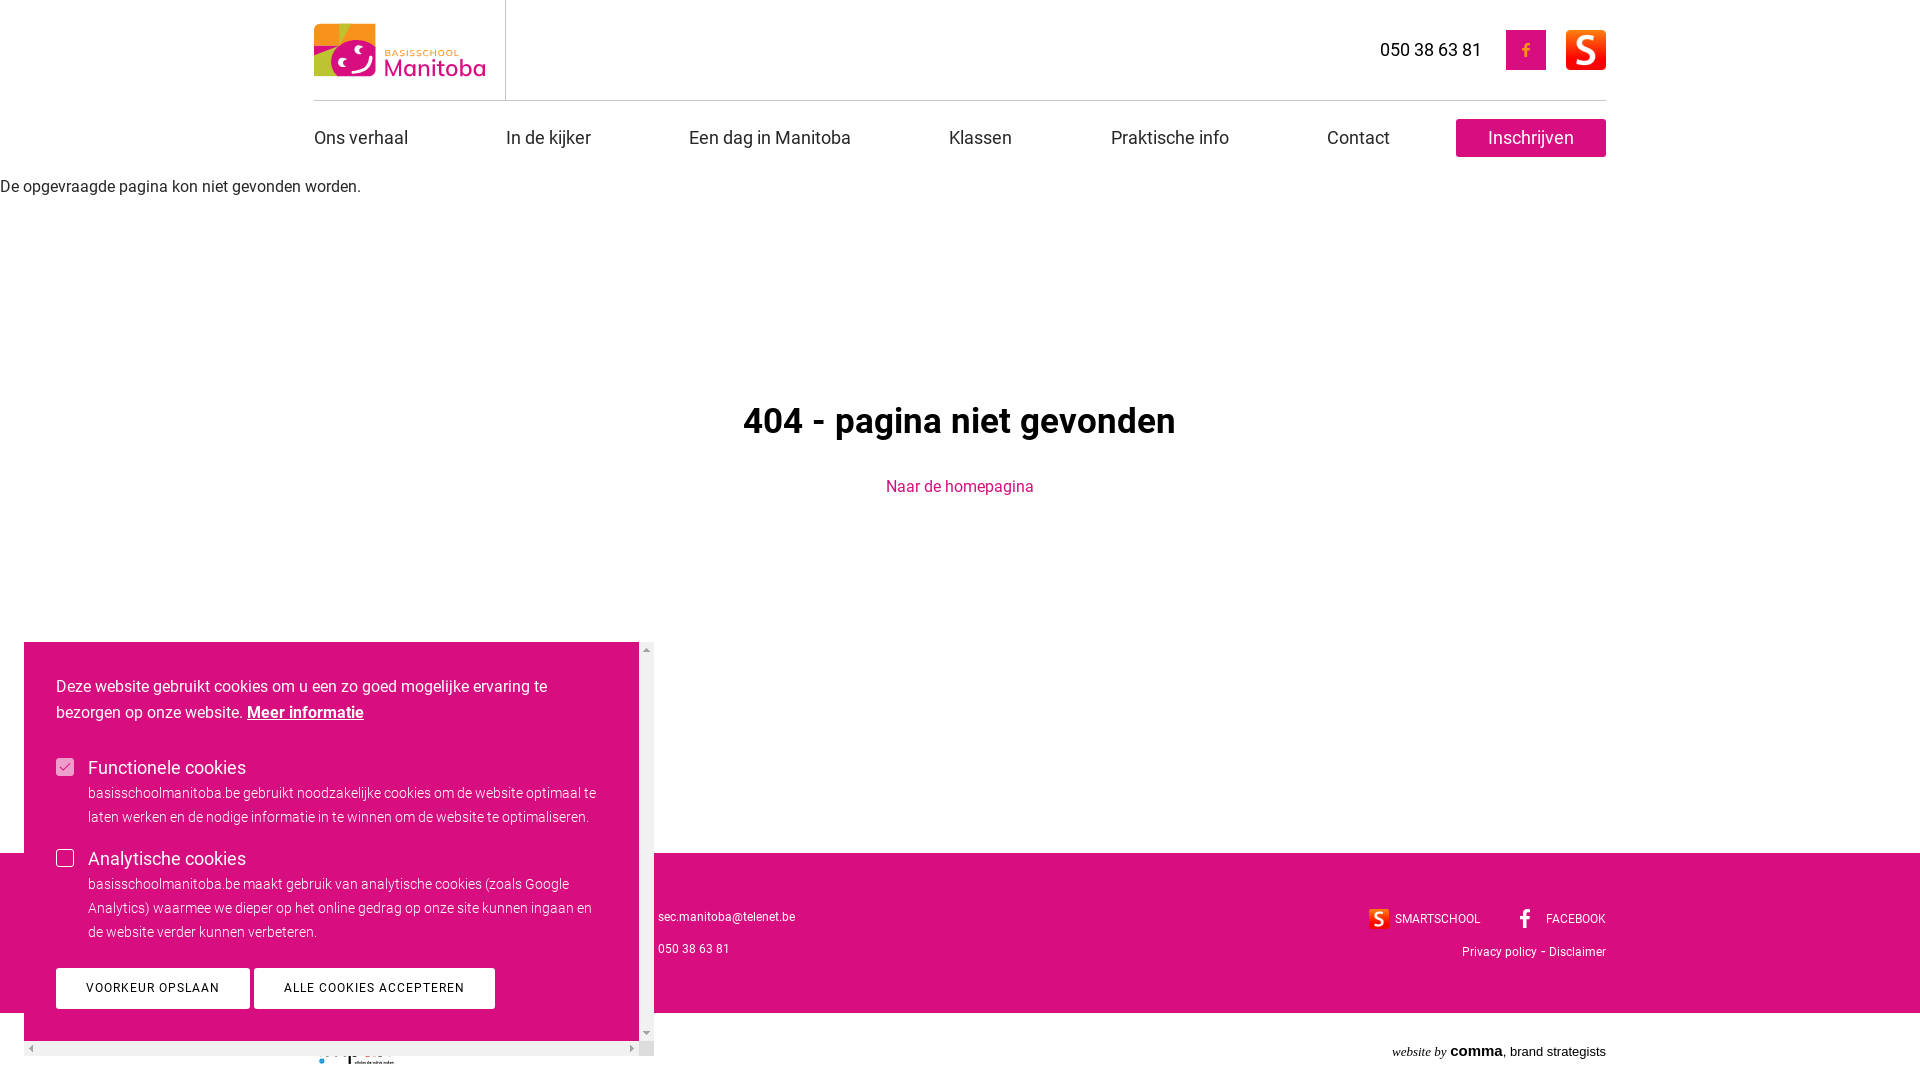 This screenshot has height=1080, width=1920. What do you see at coordinates (1429, 47) in the screenshot?
I see `'050 38 63 81'` at bounding box center [1429, 47].